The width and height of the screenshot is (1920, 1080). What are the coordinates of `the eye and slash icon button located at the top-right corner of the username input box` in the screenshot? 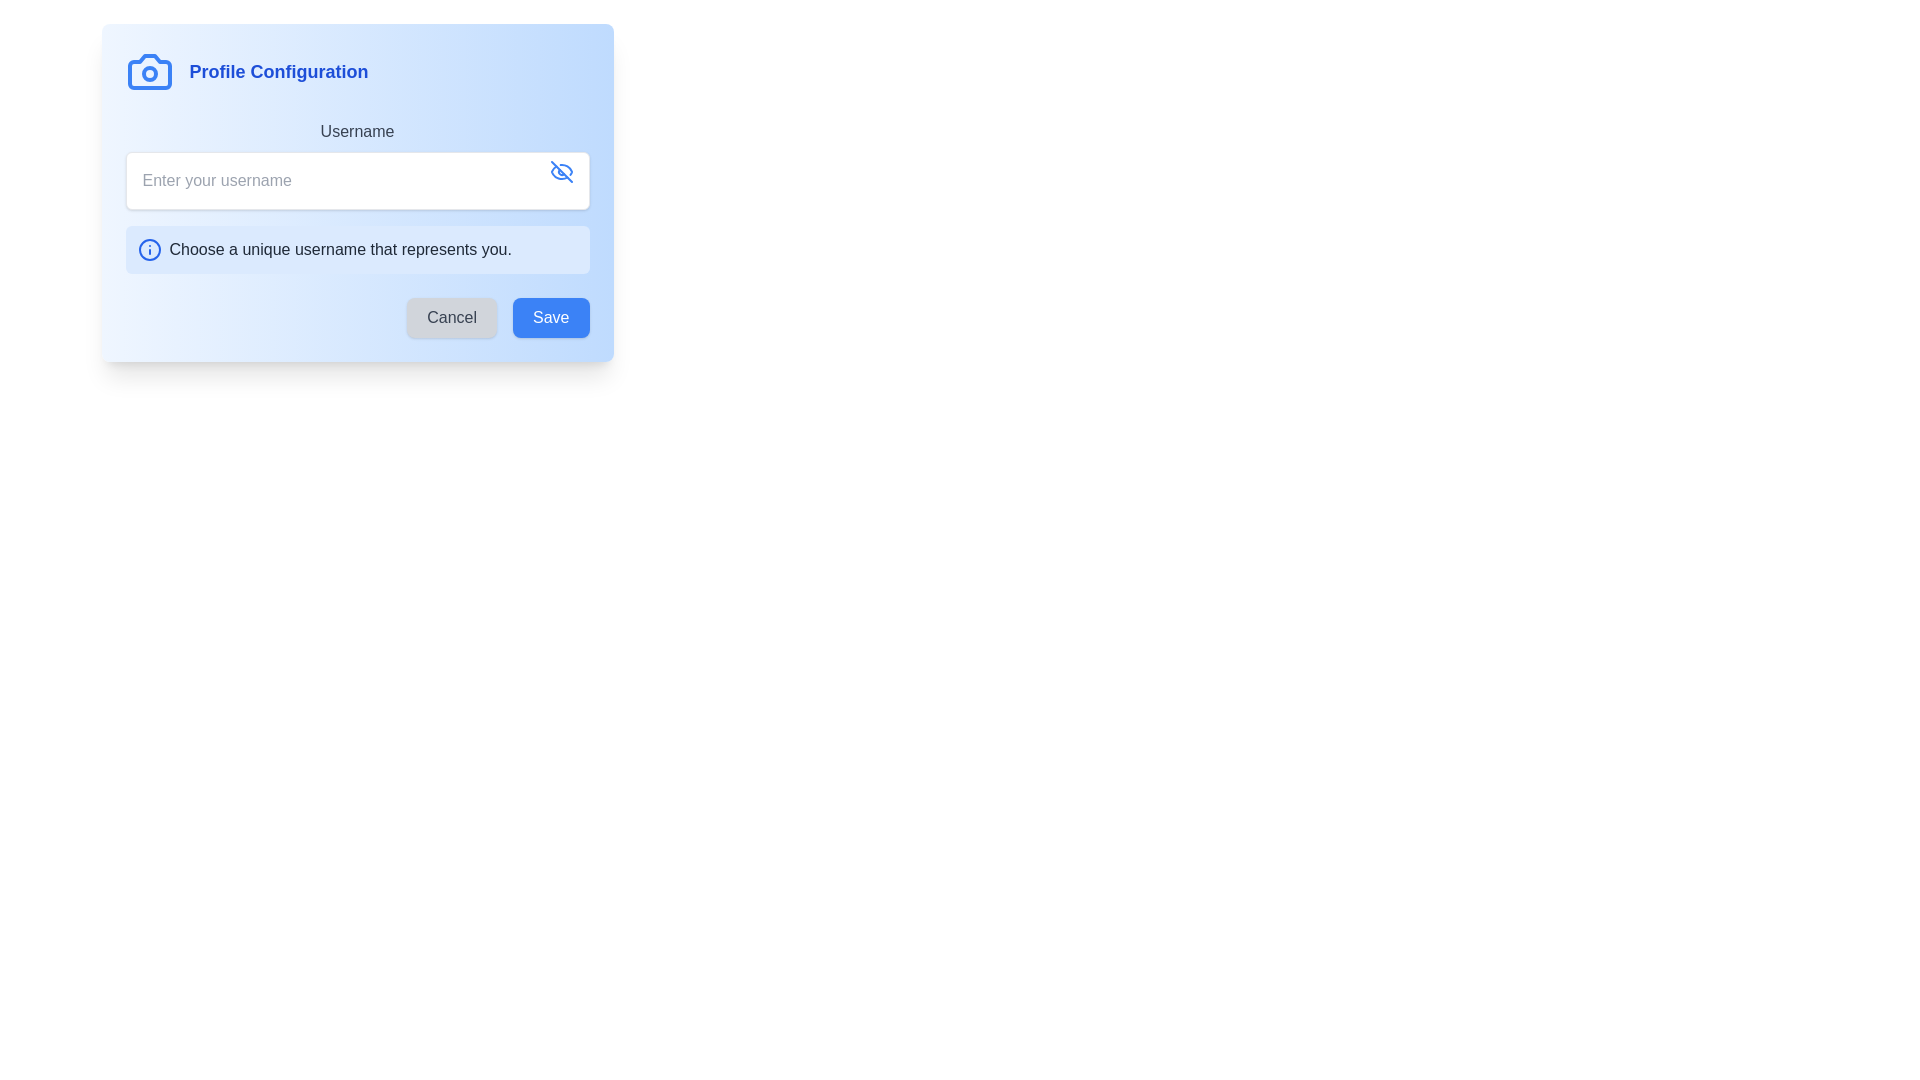 It's located at (560, 171).